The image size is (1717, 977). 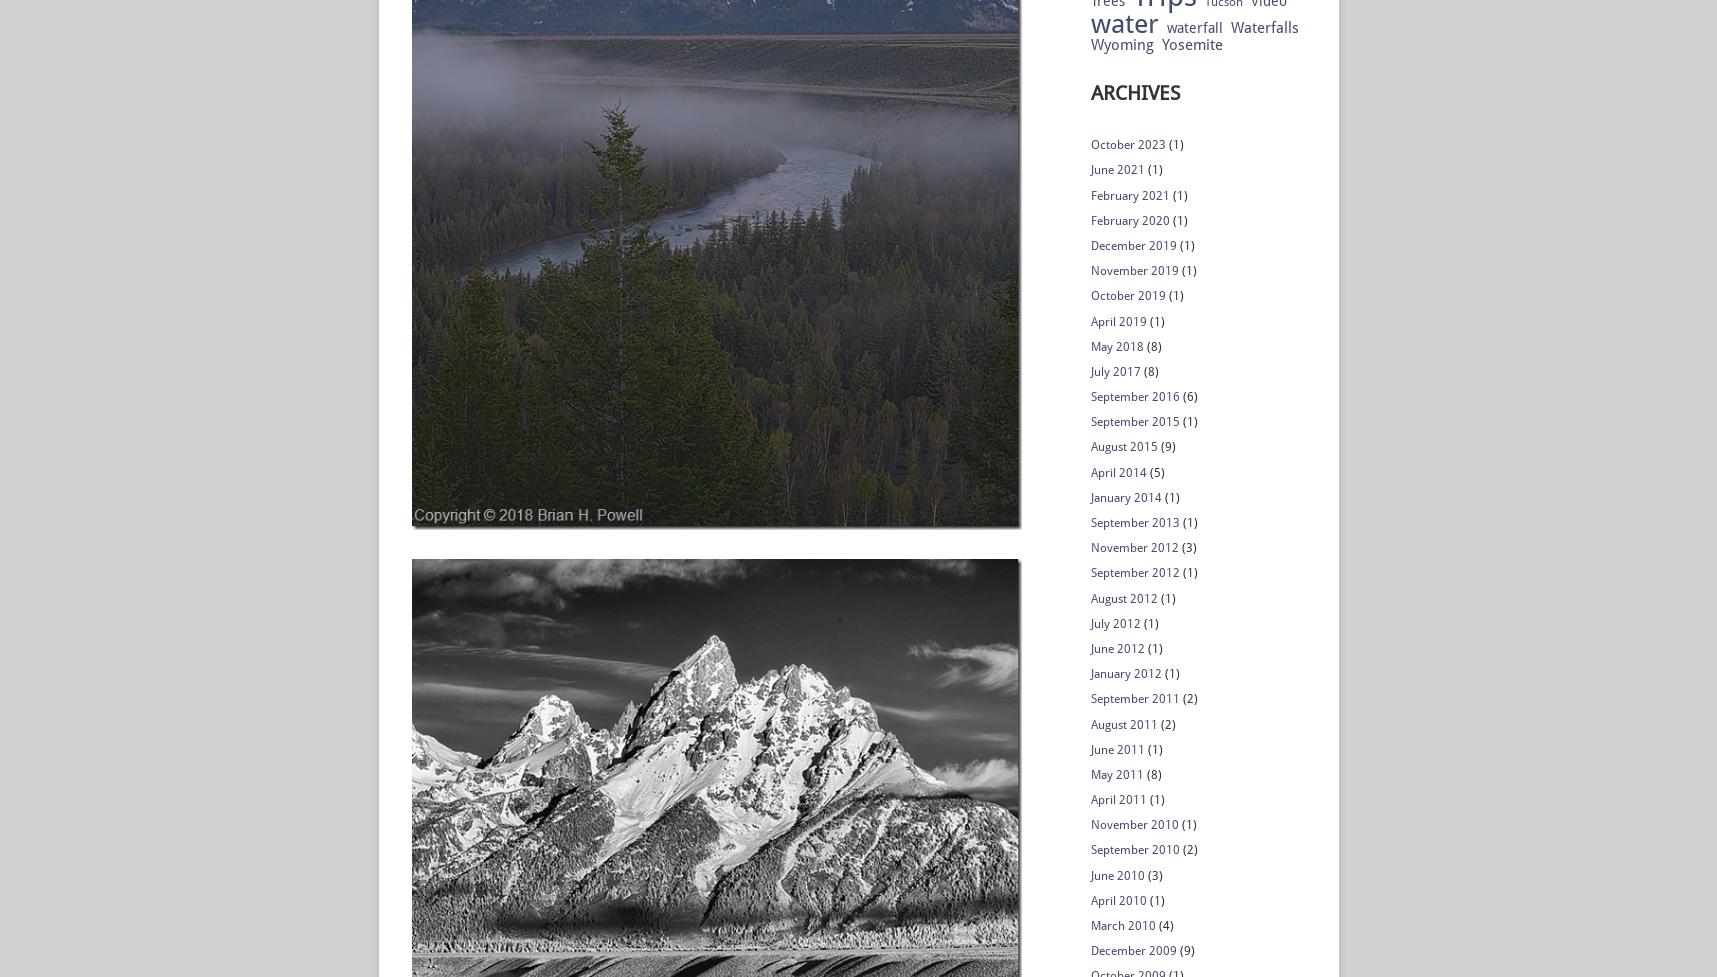 What do you see at coordinates (1117, 874) in the screenshot?
I see `'June 2010'` at bounding box center [1117, 874].